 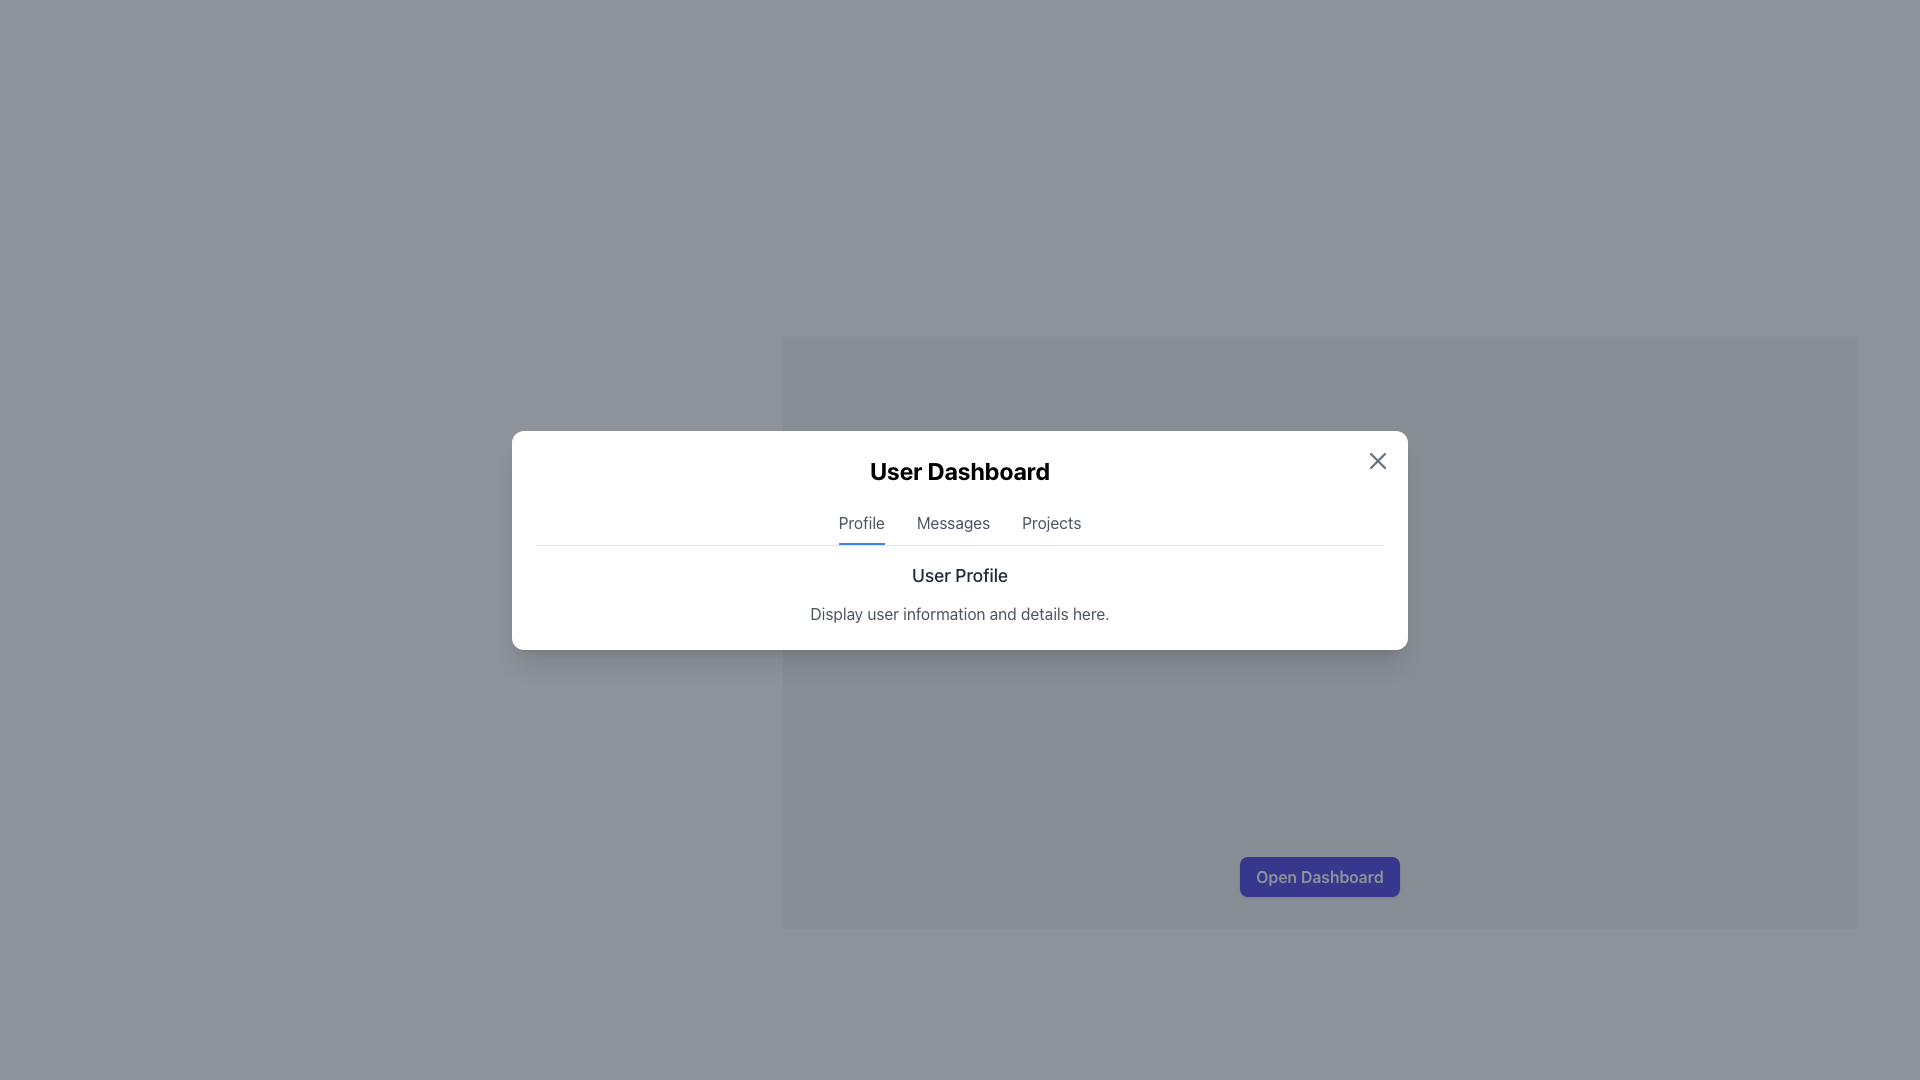 What do you see at coordinates (960, 612) in the screenshot?
I see `the text element displaying 'Display user information and details here.' located below the 'User Profile' text in the 'User Dashboard' modal` at bounding box center [960, 612].